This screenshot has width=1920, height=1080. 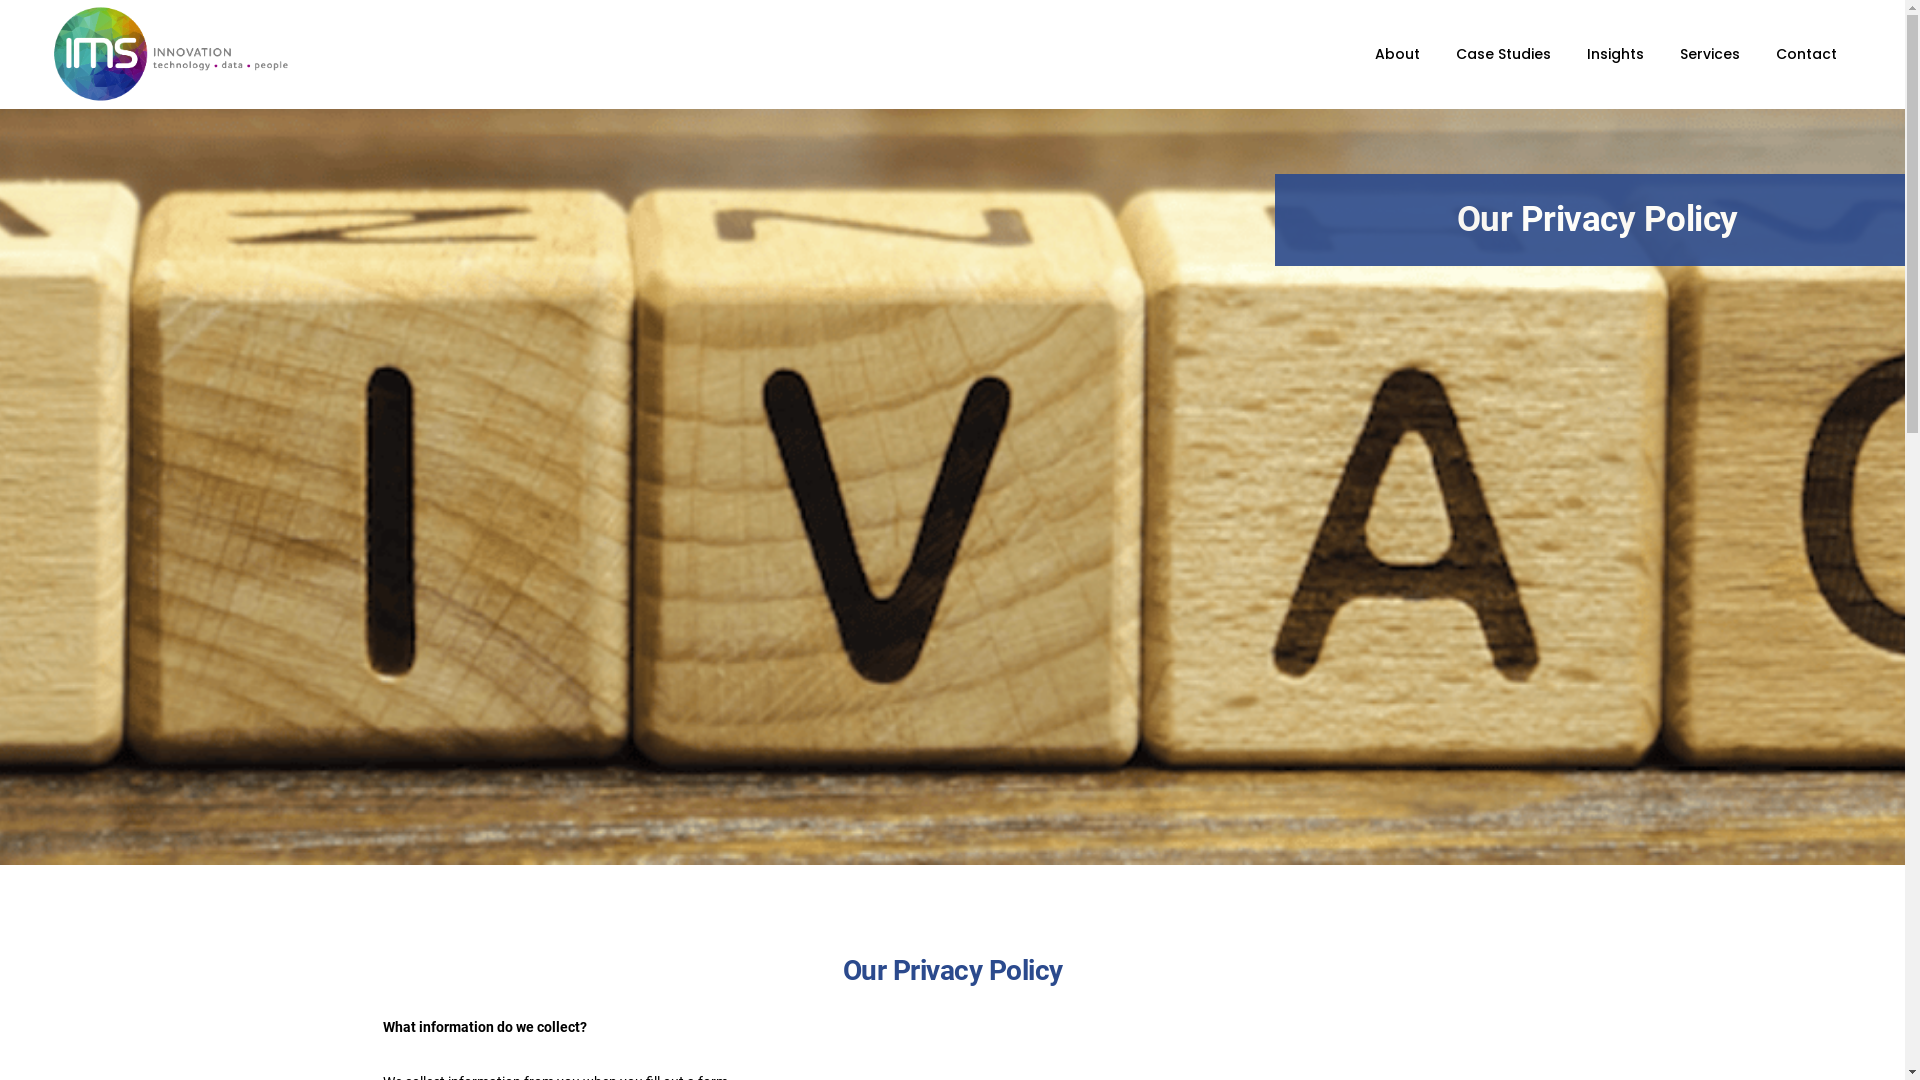 What do you see at coordinates (1680, 53) in the screenshot?
I see `'Services'` at bounding box center [1680, 53].